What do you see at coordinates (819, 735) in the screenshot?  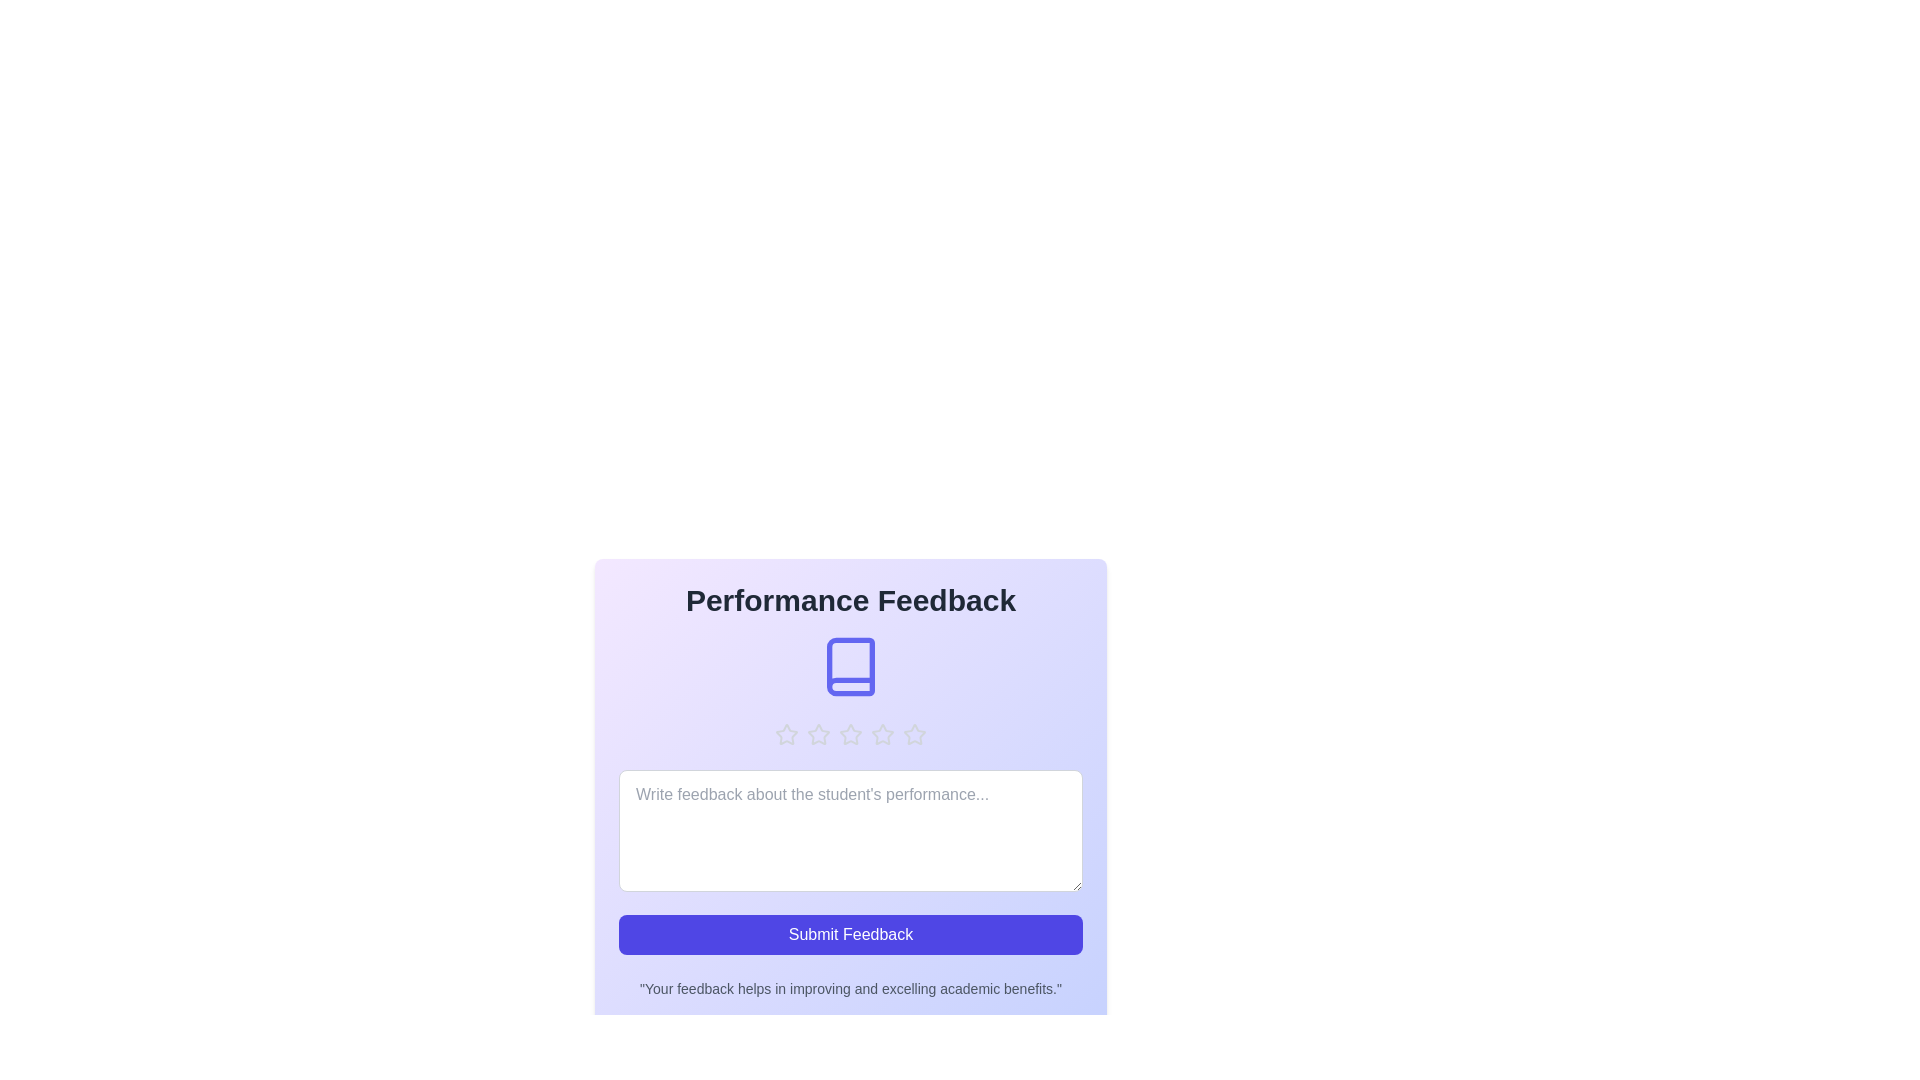 I see `the star corresponding to 2 to set the rating` at bounding box center [819, 735].